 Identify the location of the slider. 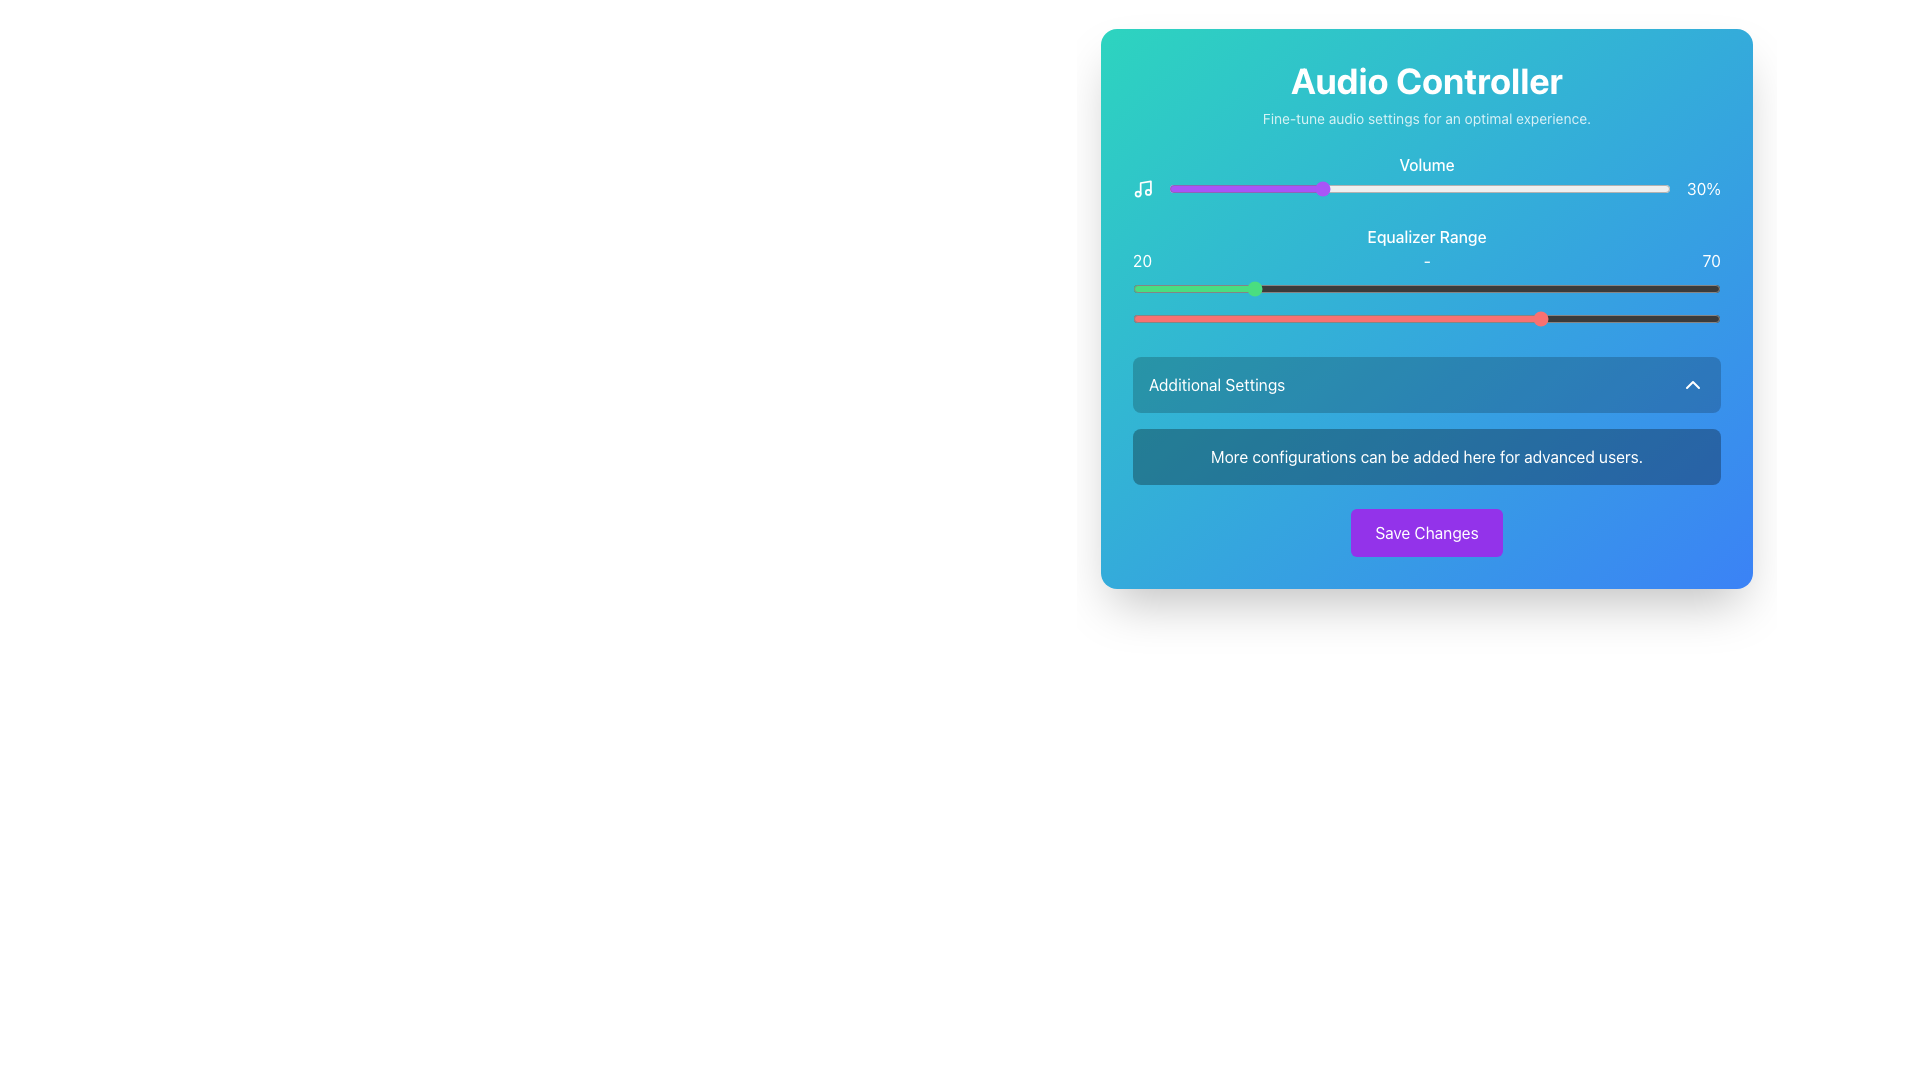
(1289, 189).